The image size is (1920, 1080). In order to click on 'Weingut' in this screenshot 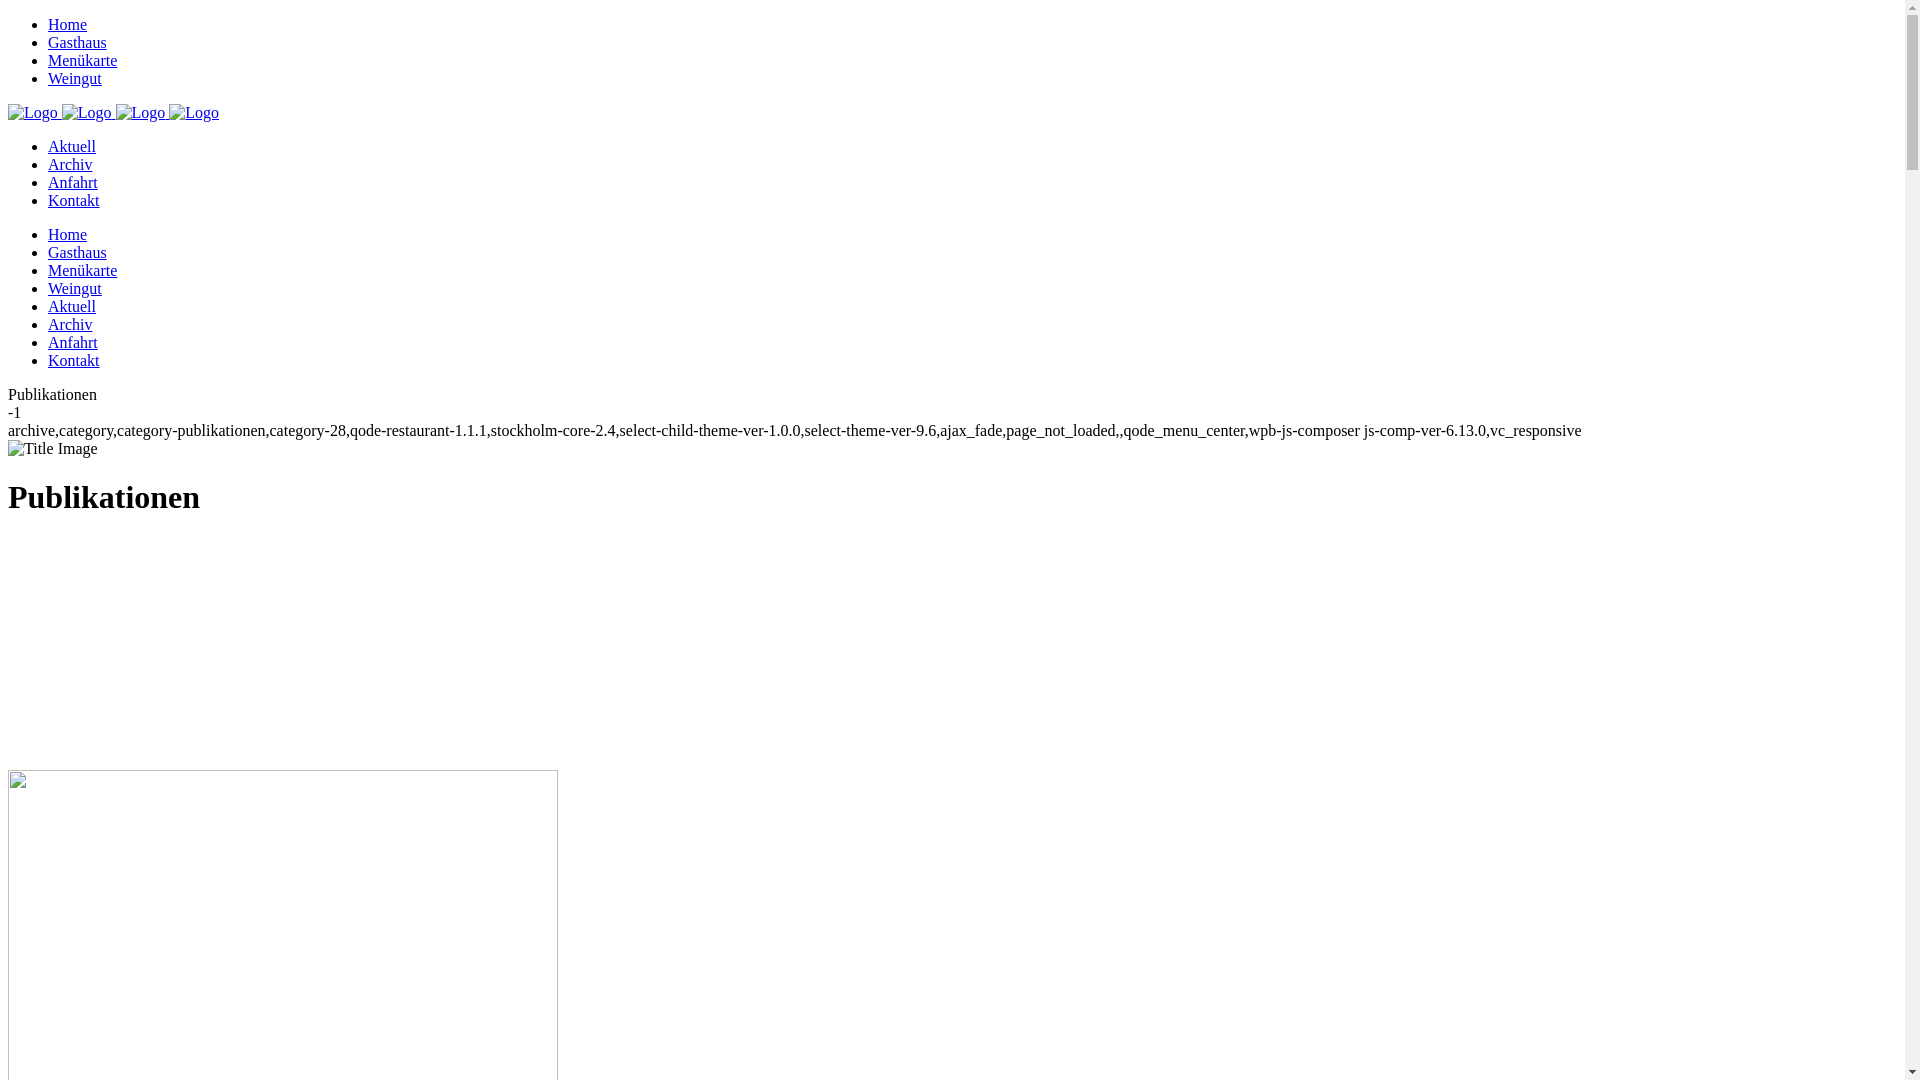, I will do `click(48, 77)`.